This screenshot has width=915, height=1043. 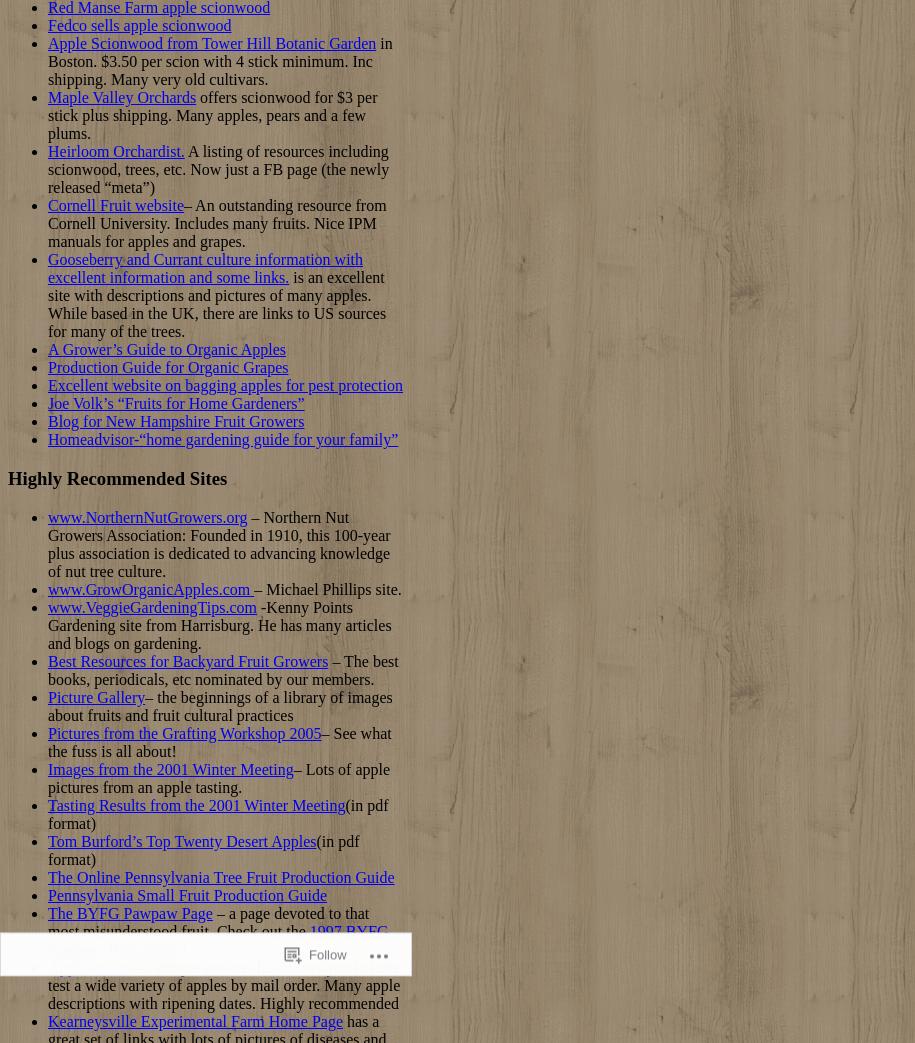 I want to click on '– See what the fuss is all about!', so click(x=219, y=741).